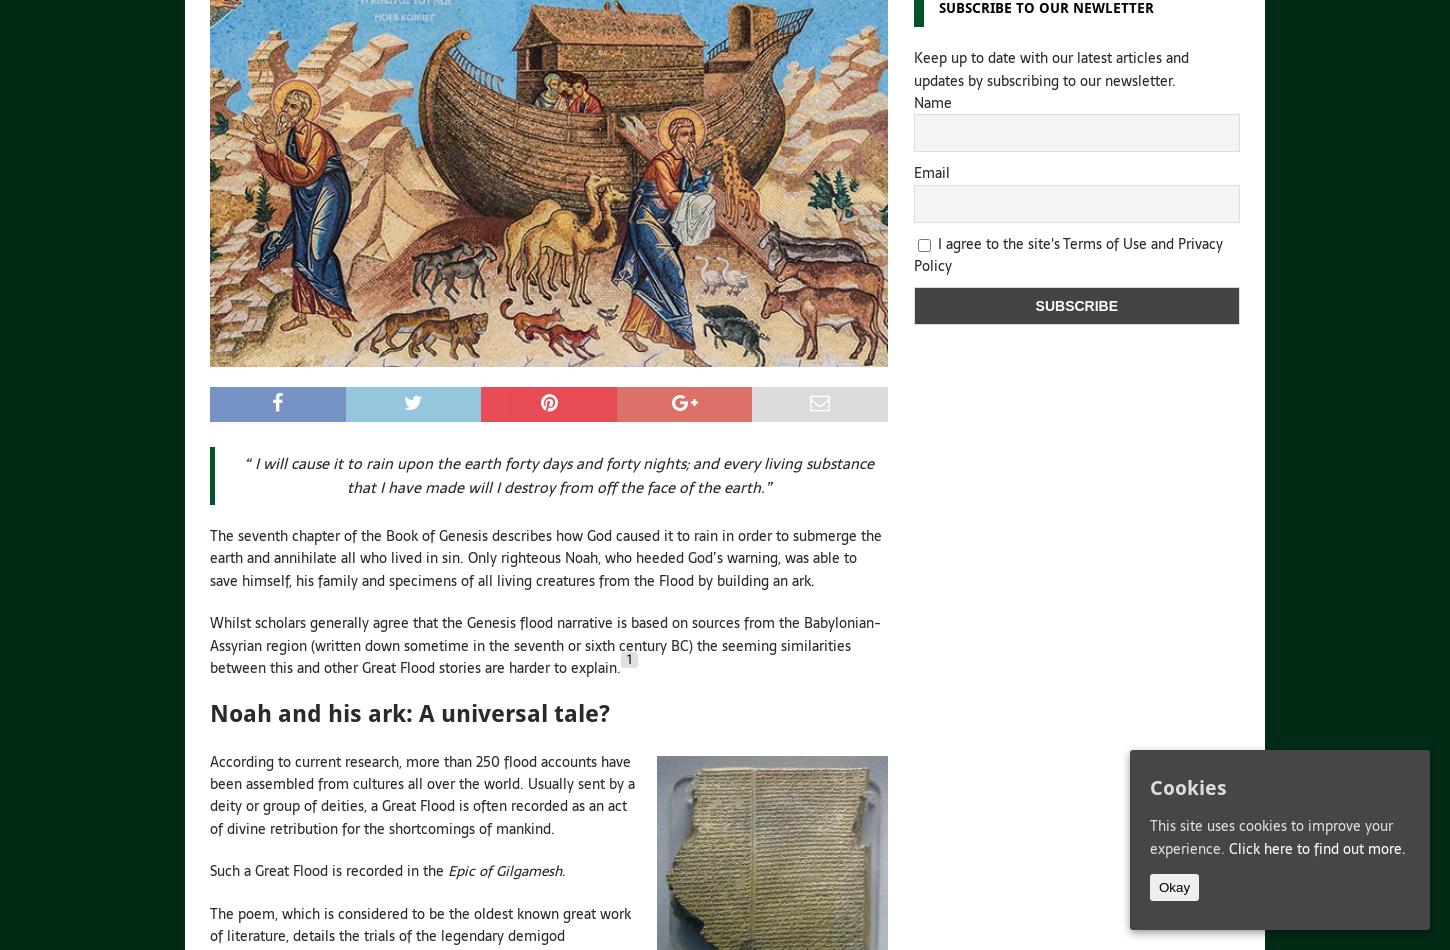 This screenshot has width=1450, height=950. Describe the element at coordinates (930, 172) in the screenshot. I see `'Email'` at that location.